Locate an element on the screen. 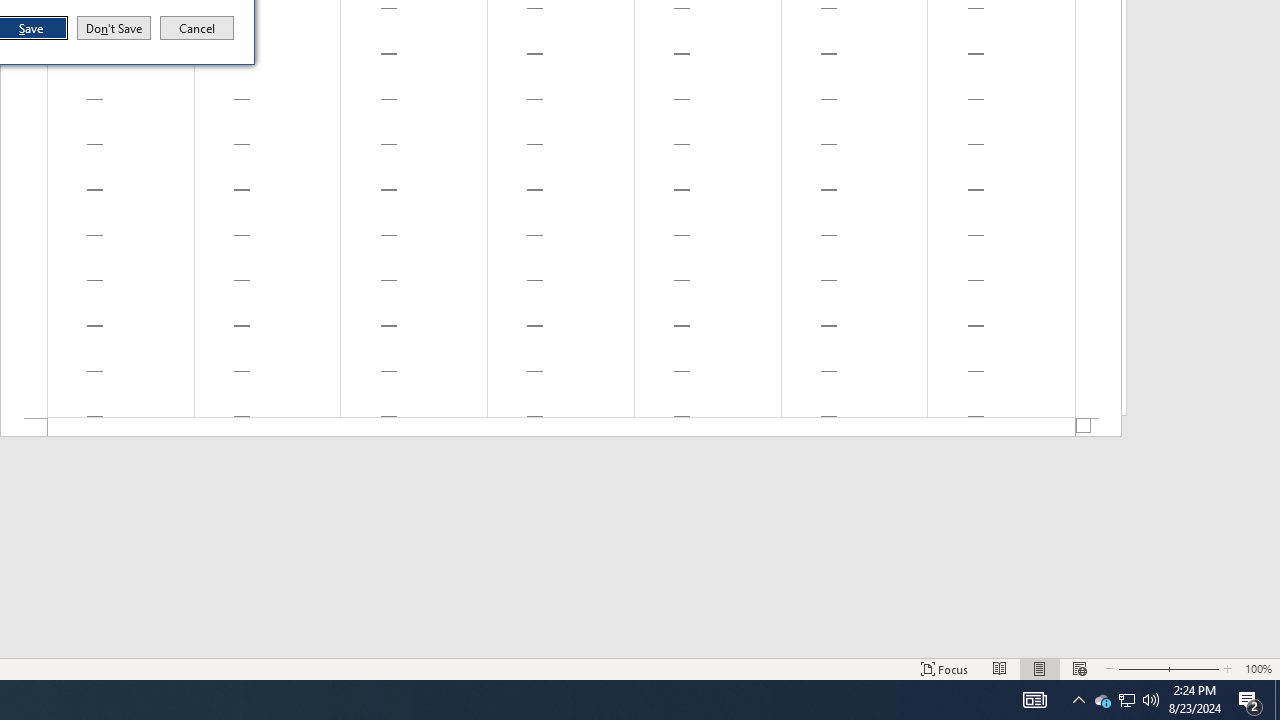  'Notification Chevron' is located at coordinates (1034, 698).